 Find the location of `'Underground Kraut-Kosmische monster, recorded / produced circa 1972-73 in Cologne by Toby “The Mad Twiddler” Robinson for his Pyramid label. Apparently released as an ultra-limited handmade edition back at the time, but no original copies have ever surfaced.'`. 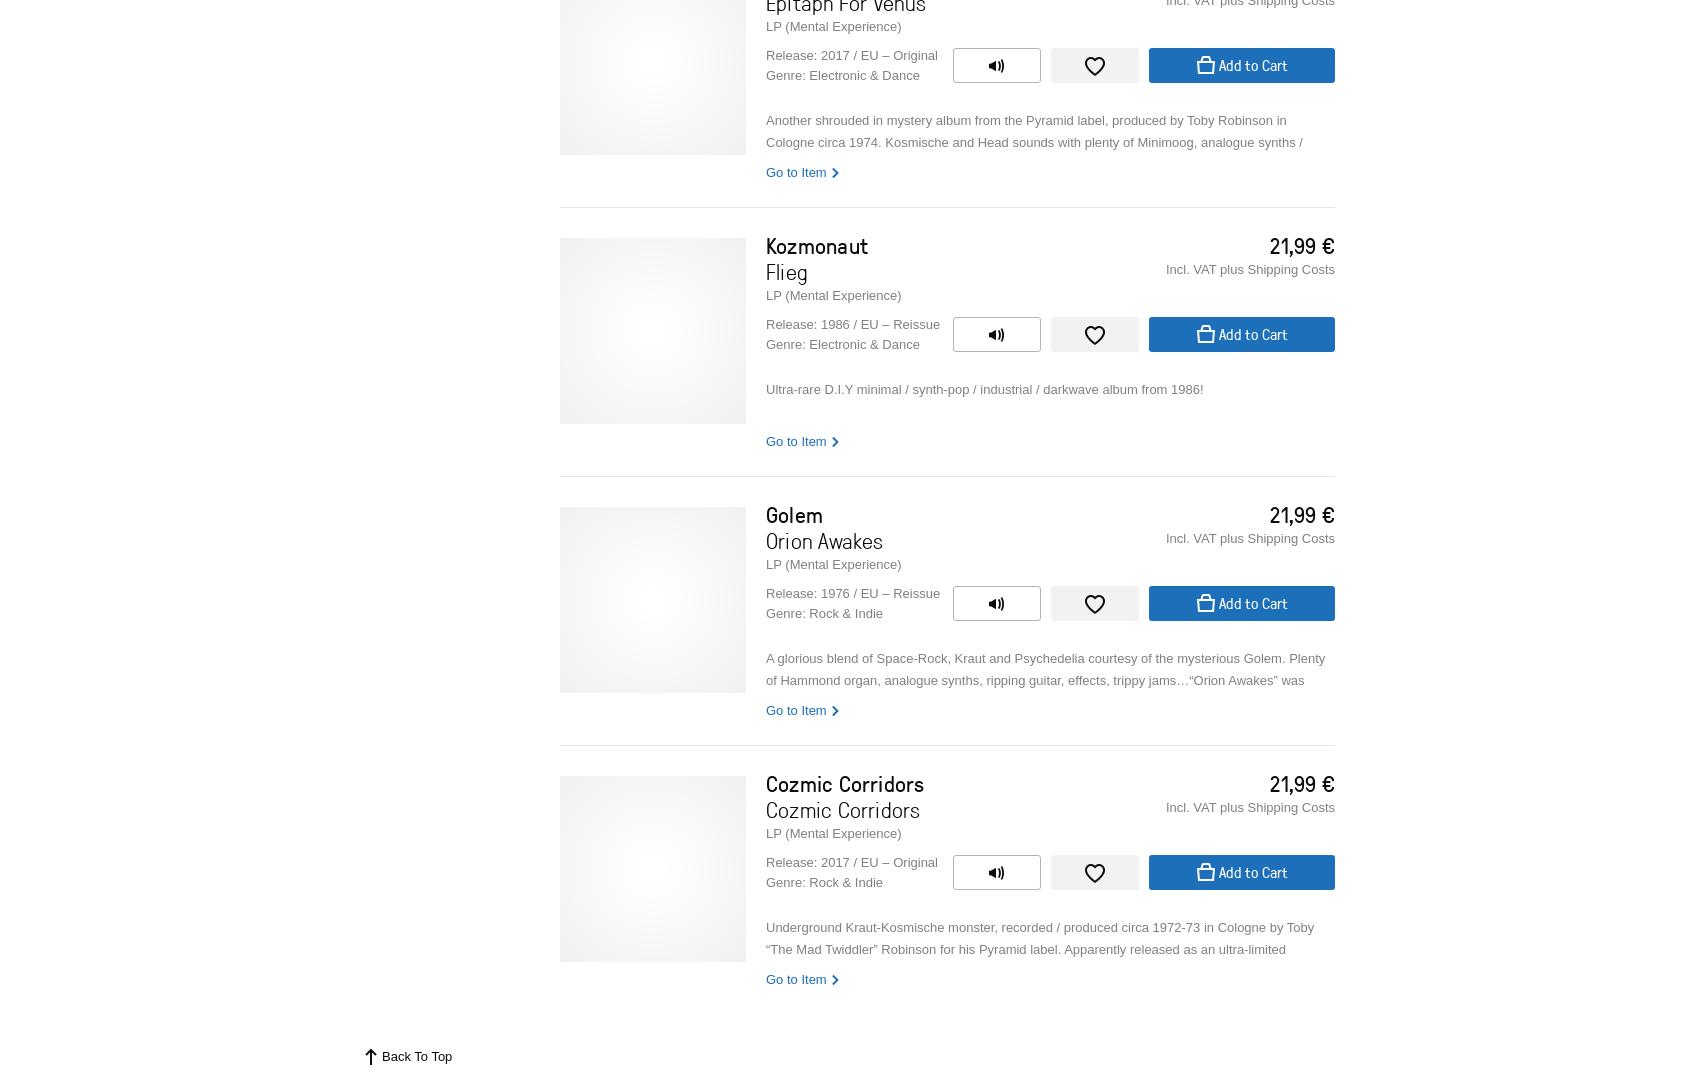

'Underground Kraut-Kosmische monster, recorded / produced circa 1972-73 in Cologne by Toby “The Mad Twiddler” Robinson for his Pyramid label. Apparently released as an ultra-limited handmade edition back at the time, but no original copies have ever surfaced.' is located at coordinates (1039, 948).